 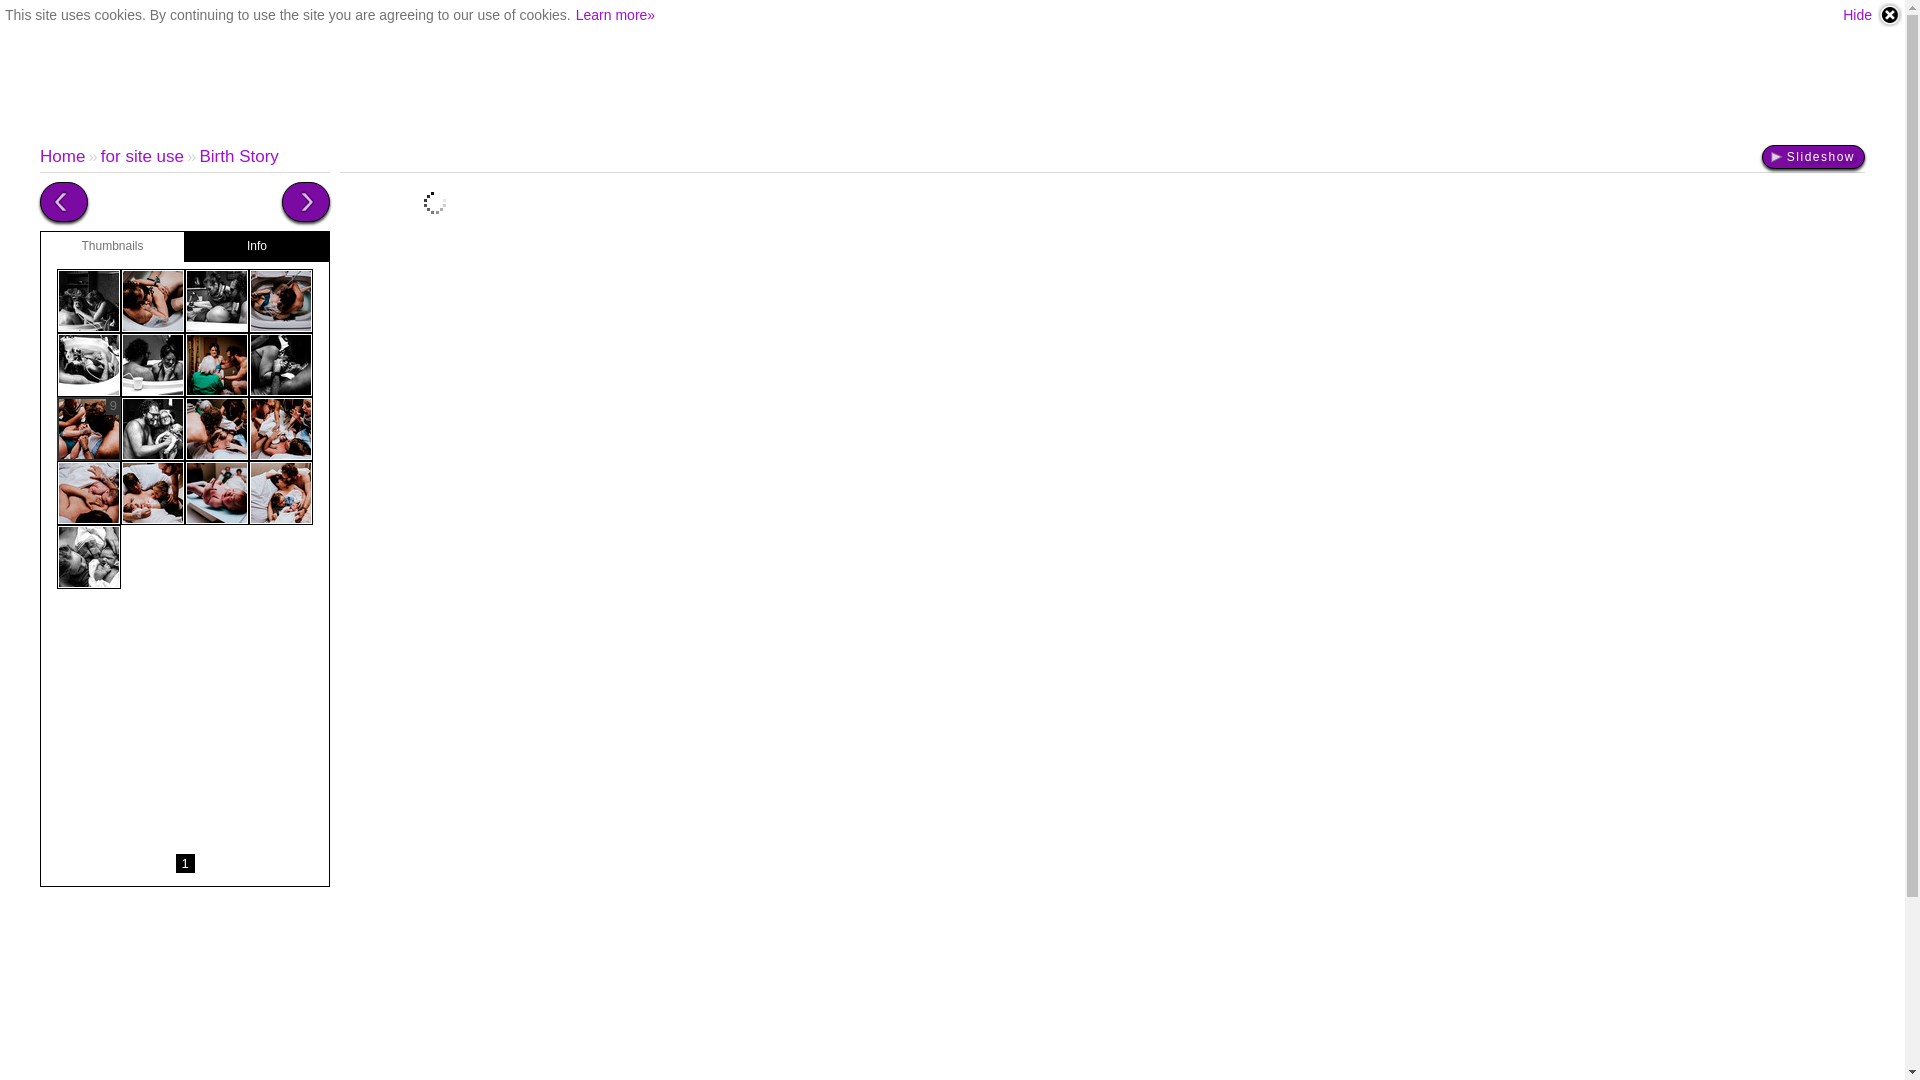 I want to click on 'Hide', so click(x=1871, y=15).